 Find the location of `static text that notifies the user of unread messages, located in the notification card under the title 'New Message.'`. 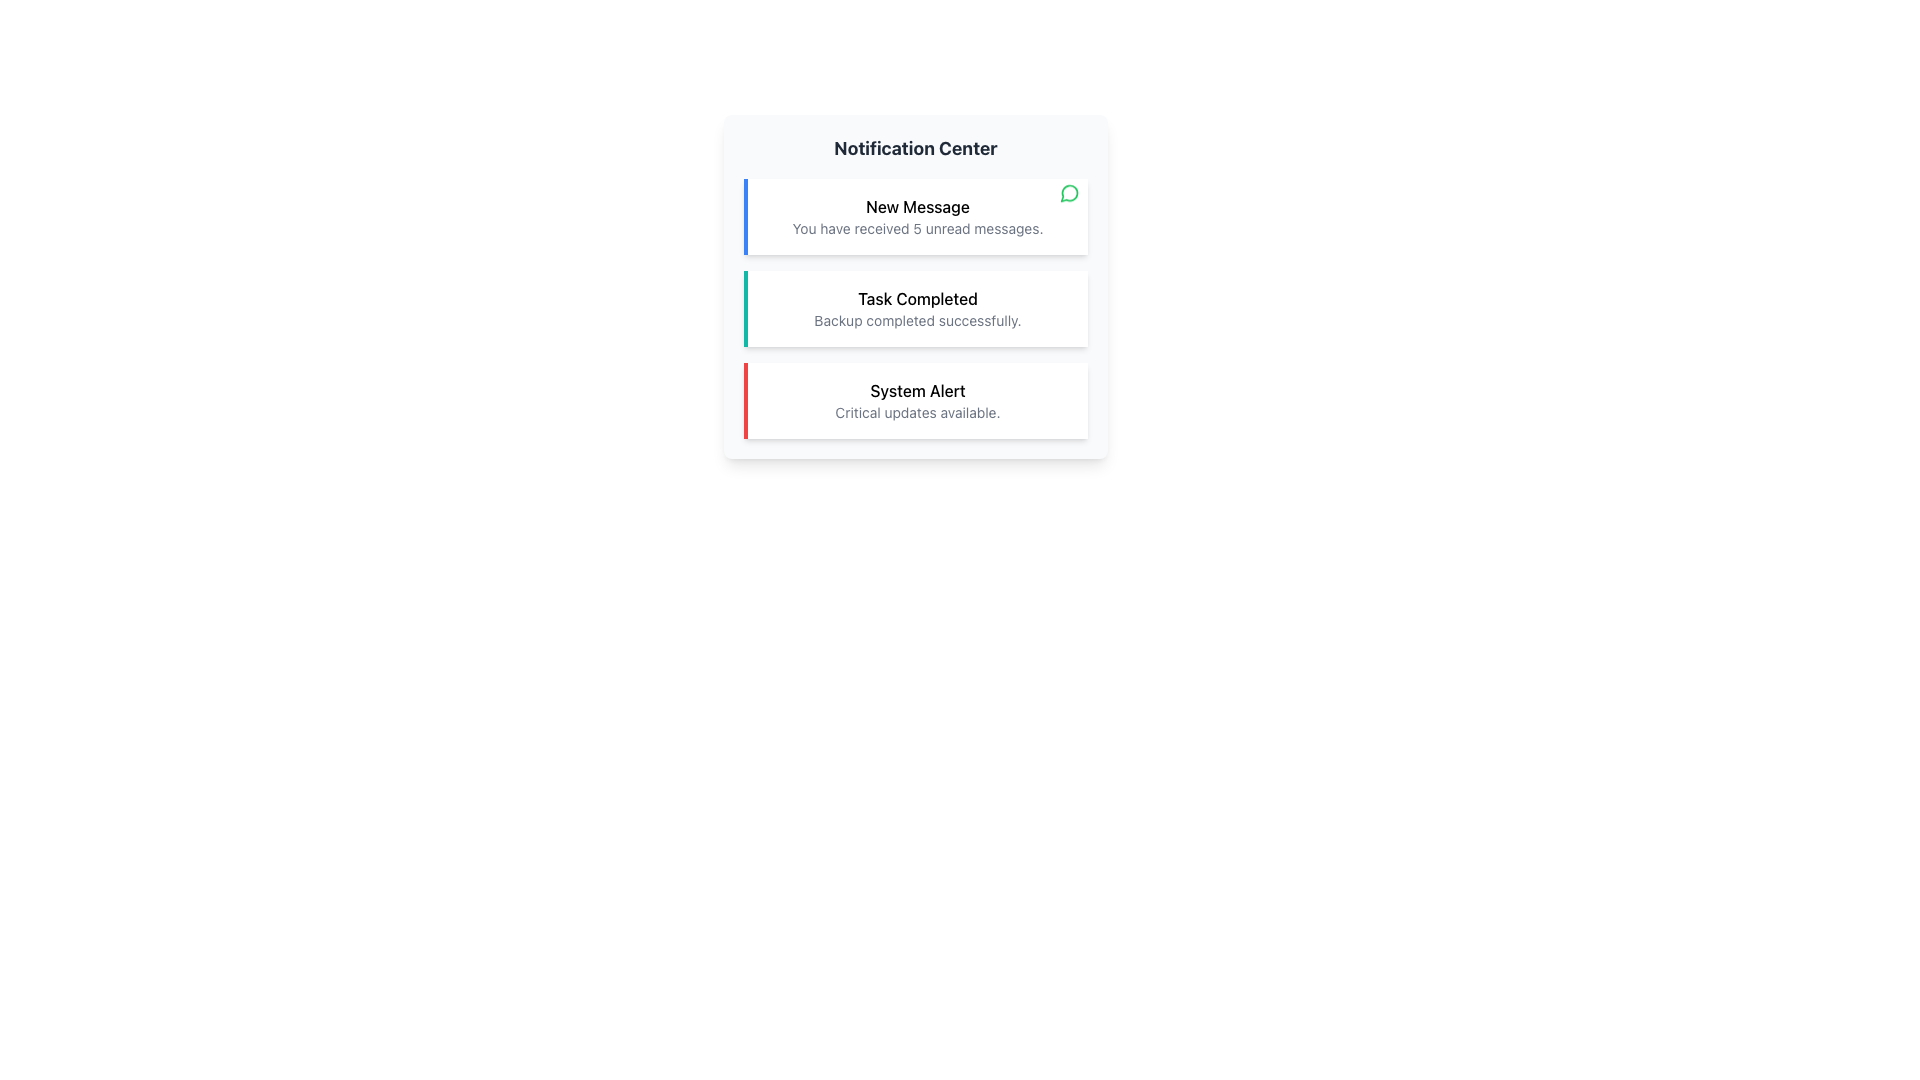

static text that notifies the user of unread messages, located in the notification card under the title 'New Message.' is located at coordinates (916, 227).